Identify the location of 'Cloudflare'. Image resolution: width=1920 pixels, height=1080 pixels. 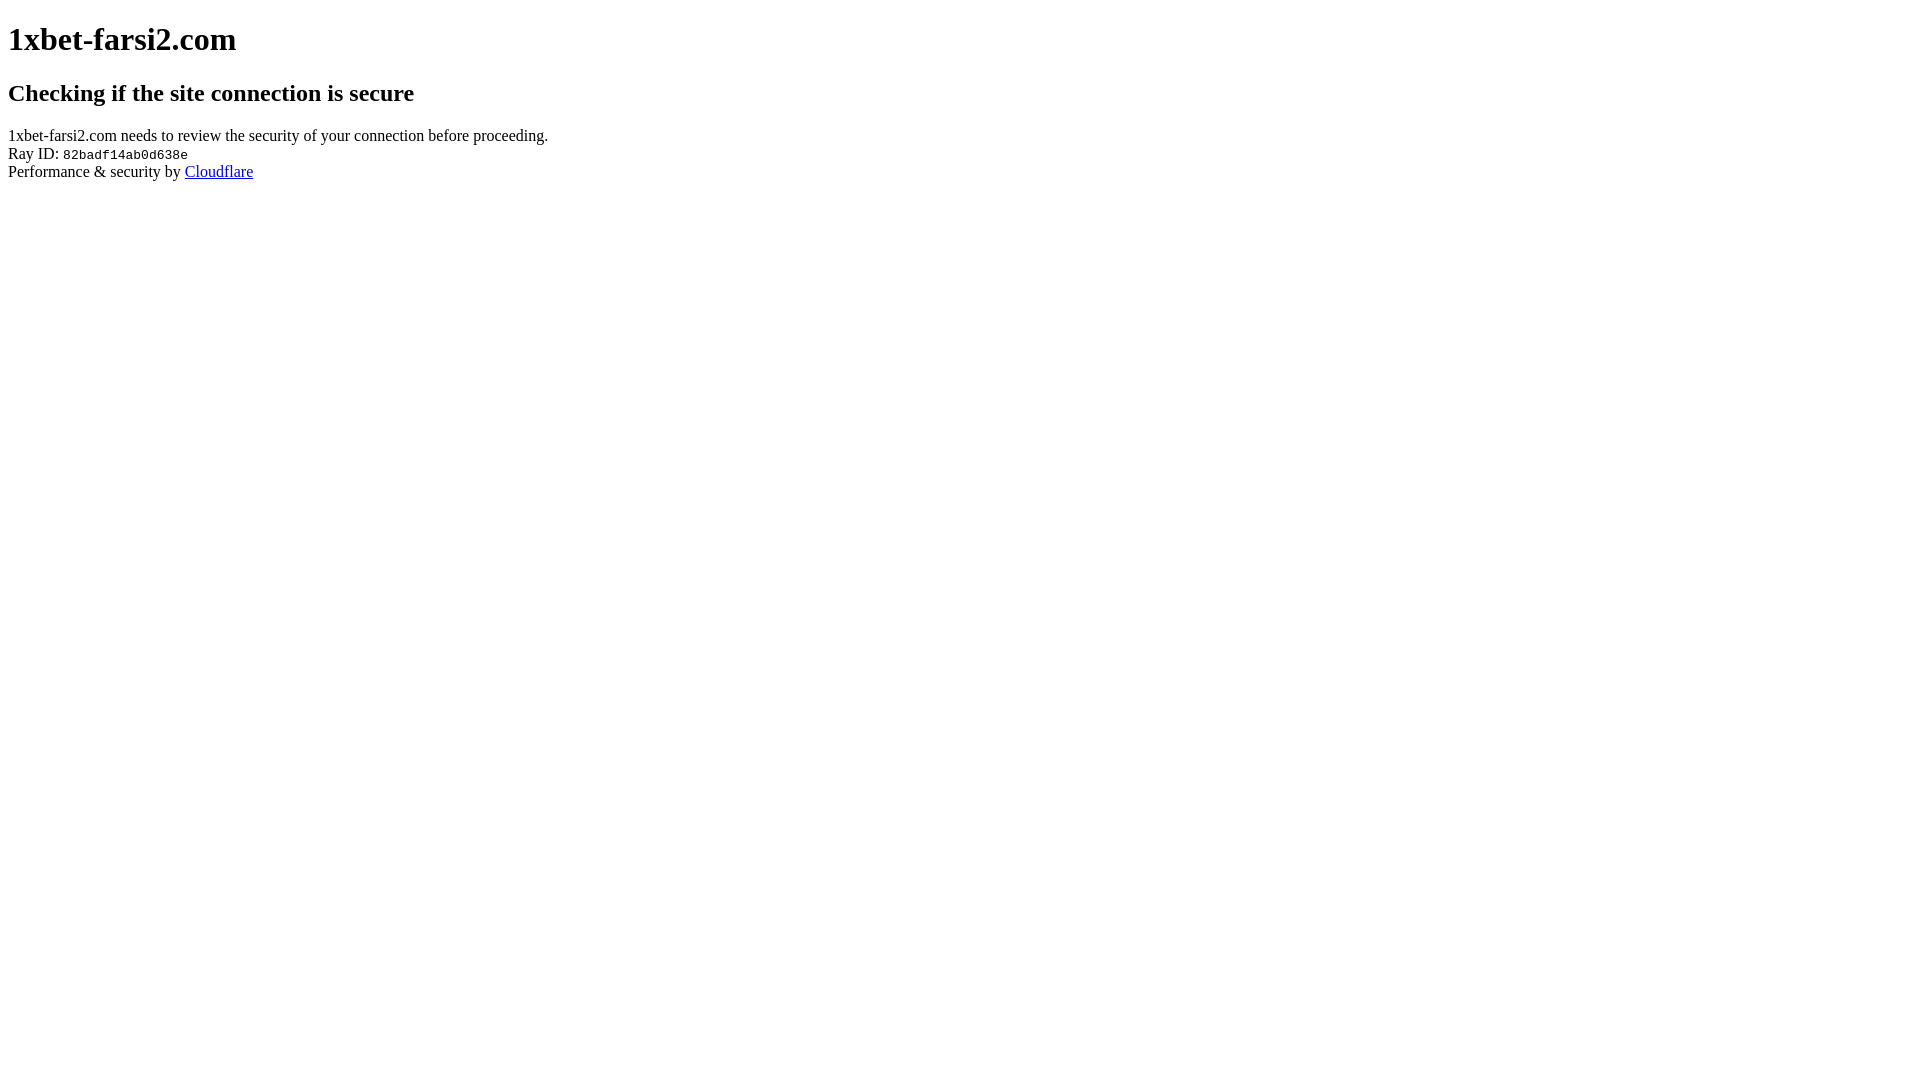
(219, 170).